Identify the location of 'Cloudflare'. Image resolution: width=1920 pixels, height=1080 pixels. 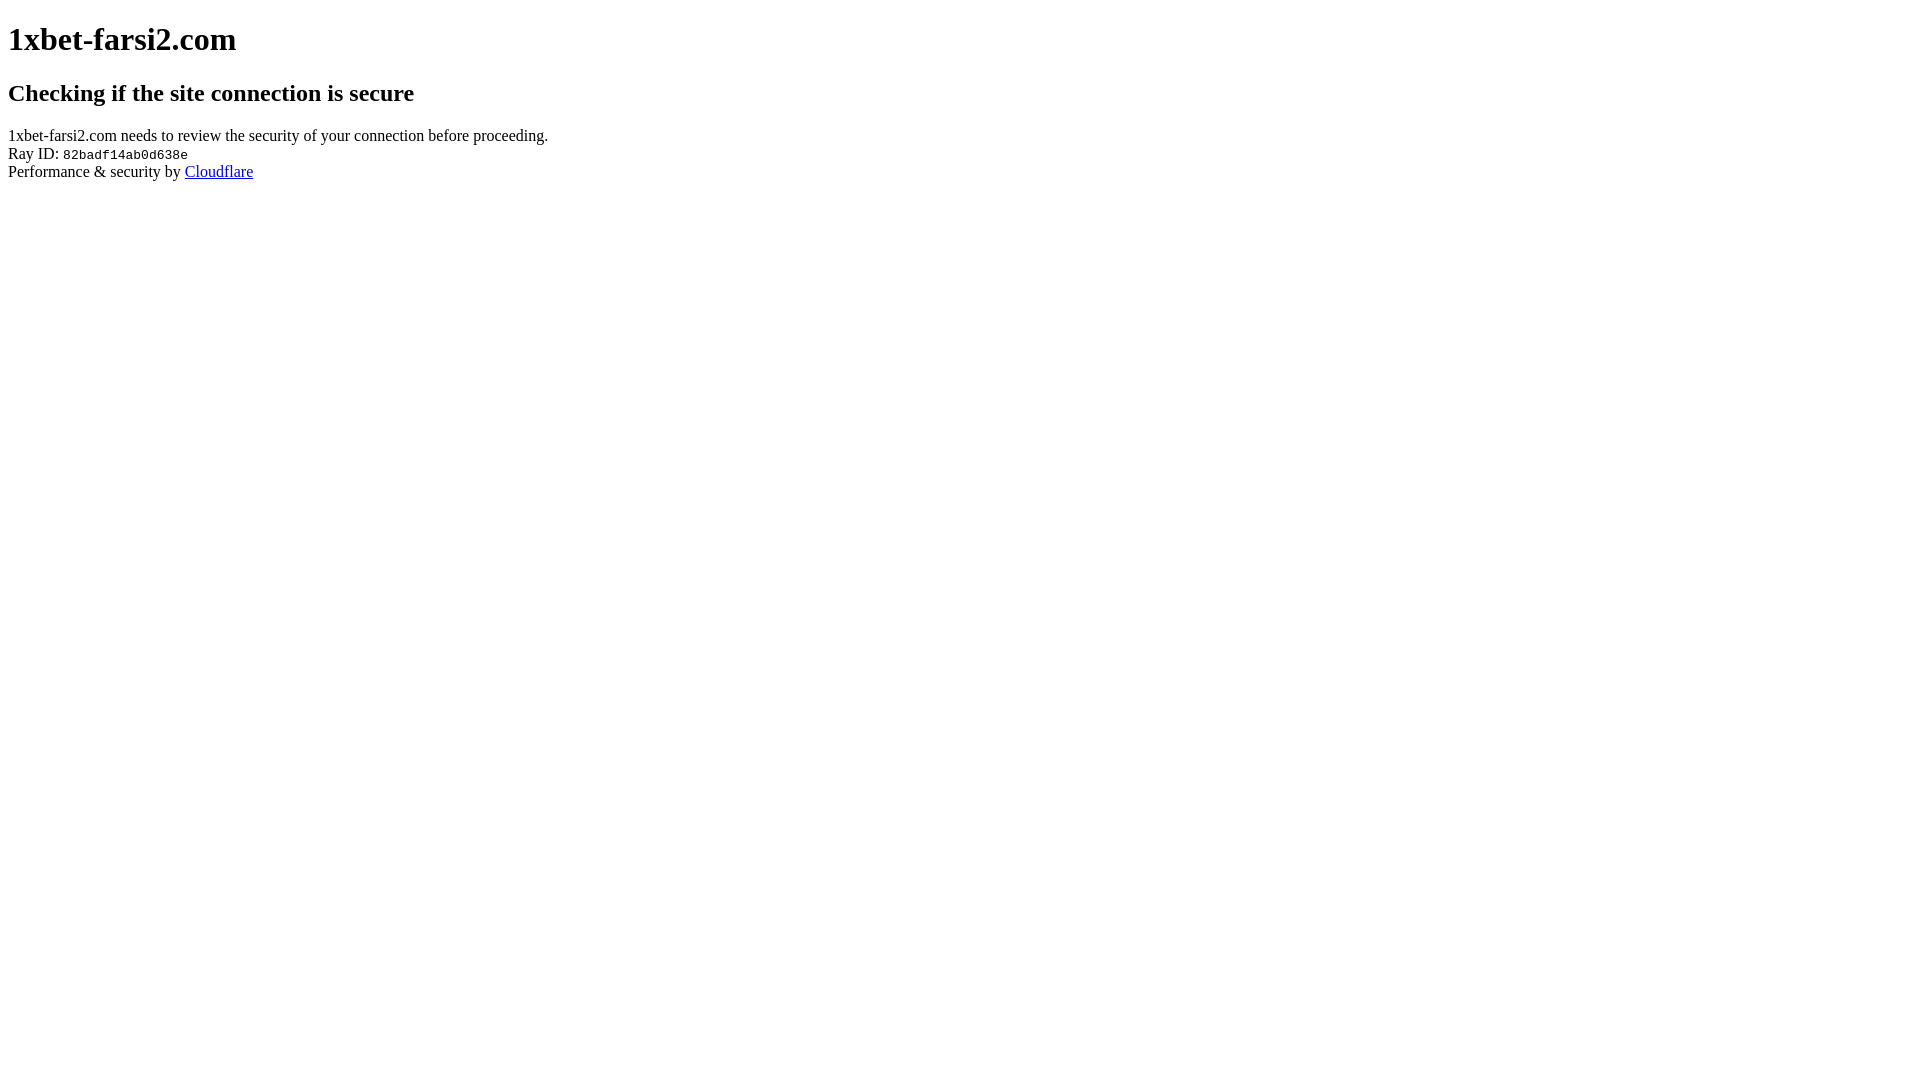
(219, 170).